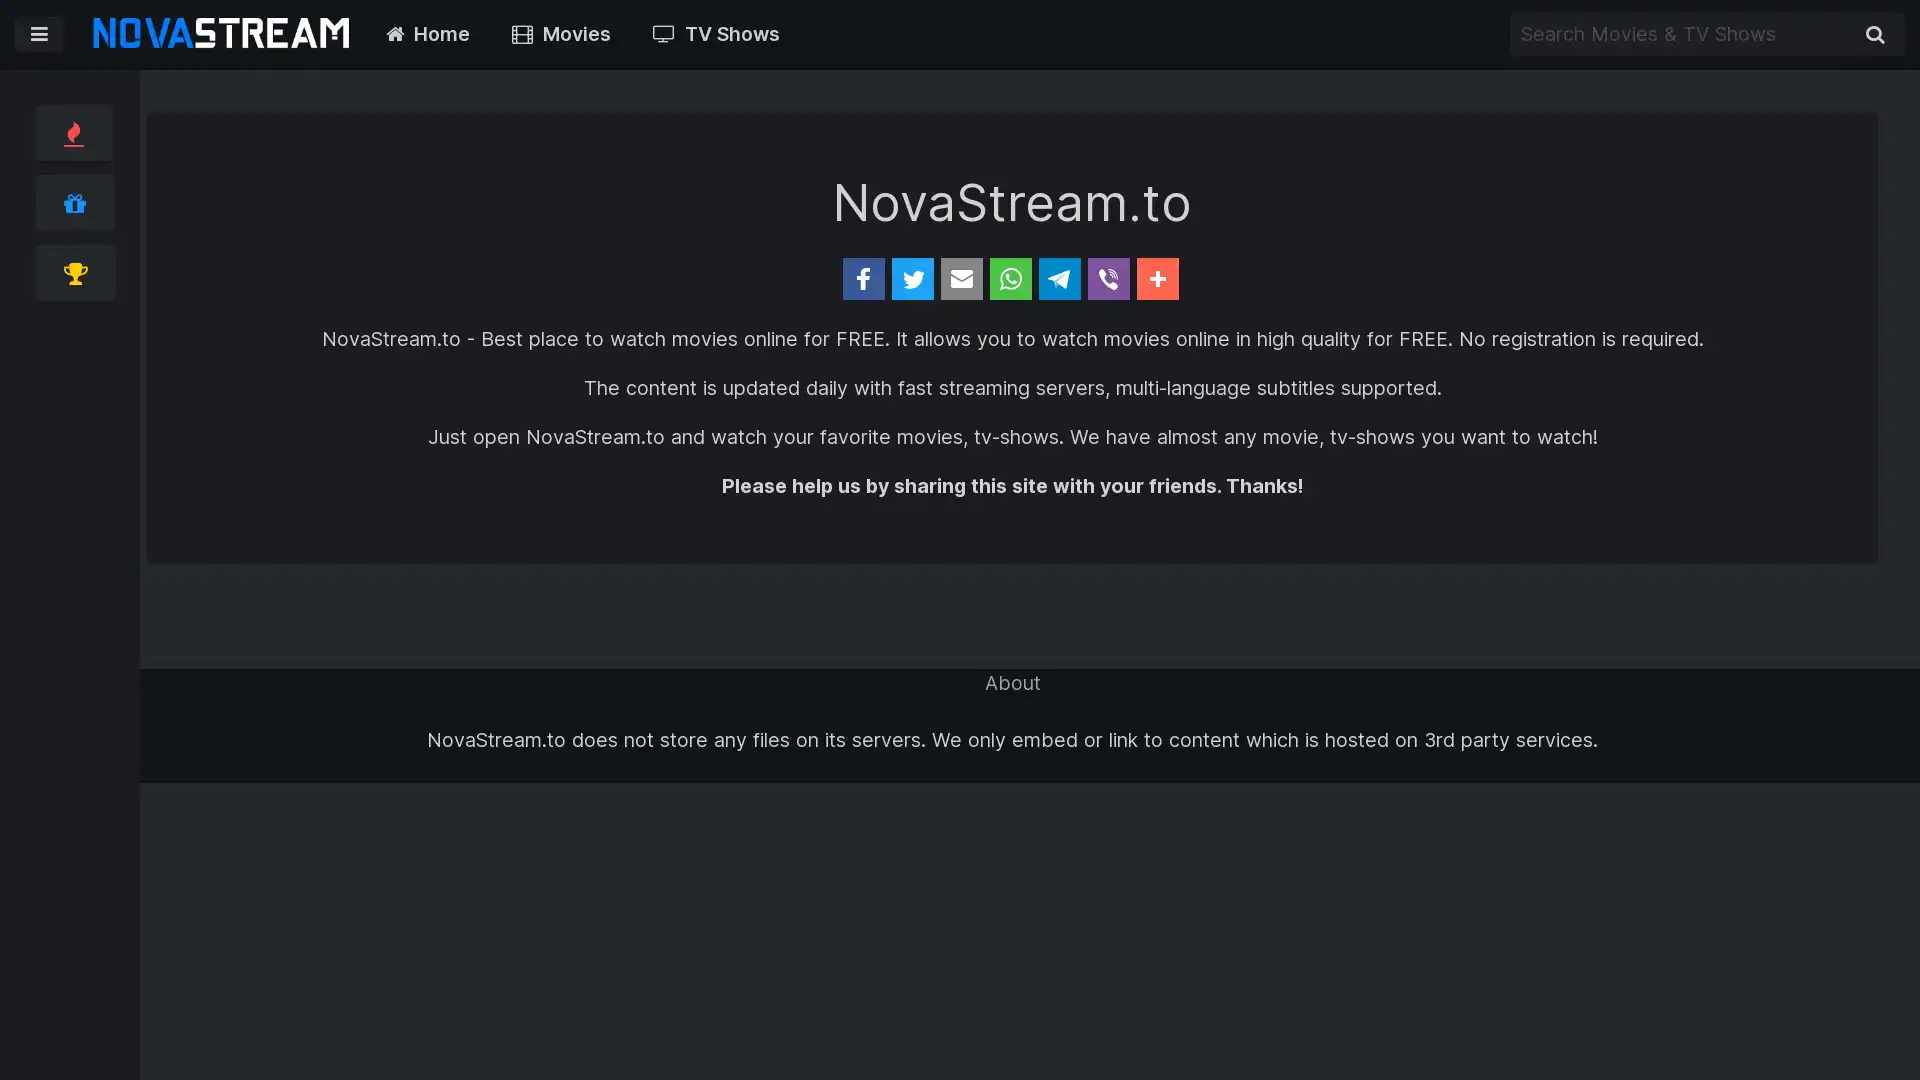 This screenshot has width=1920, height=1080. I want to click on Share to WhatsApp WhatsApp, so click(1016, 278).